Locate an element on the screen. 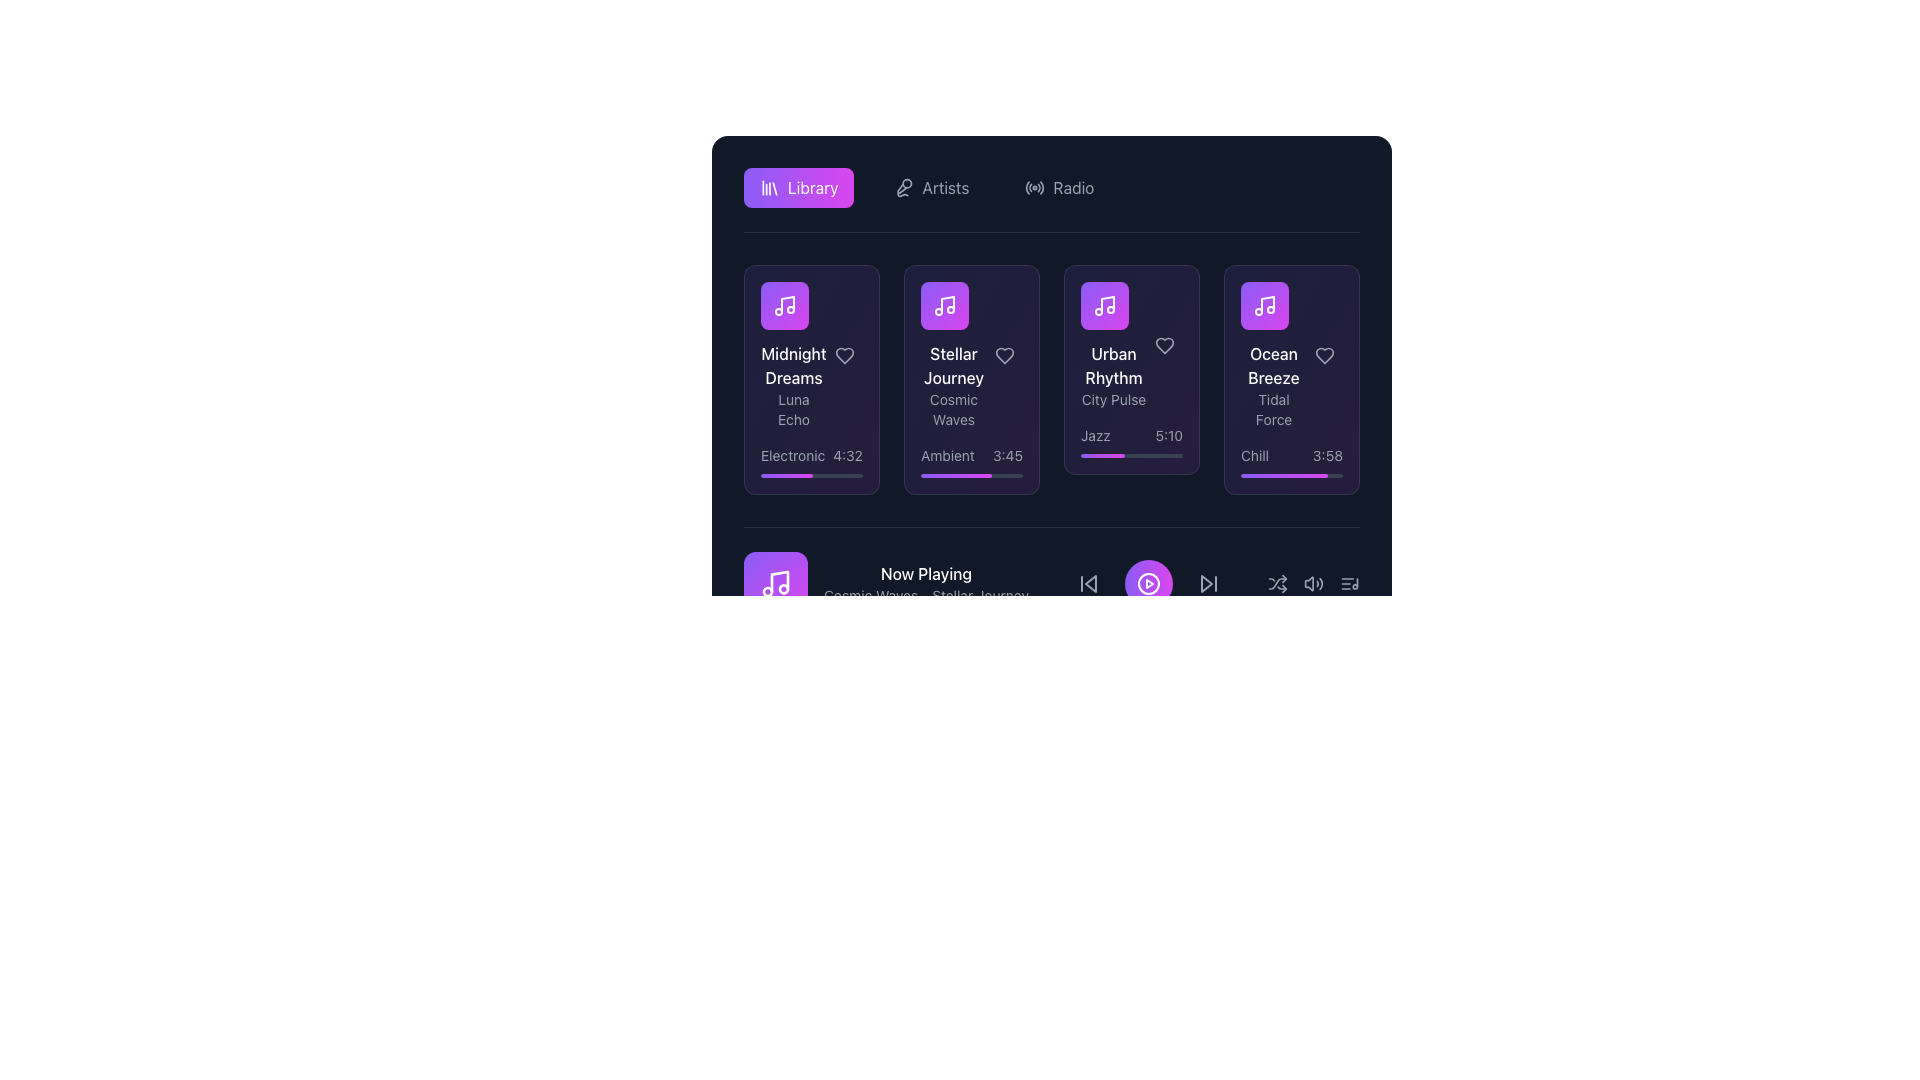 The image size is (1920, 1080). the progress bar status of the Information display component that shows media metadata and status, specifically for the title 'Jazz' and the time '5:10', located within the card labeled 'Urban Rhythm' is located at coordinates (1132, 441).